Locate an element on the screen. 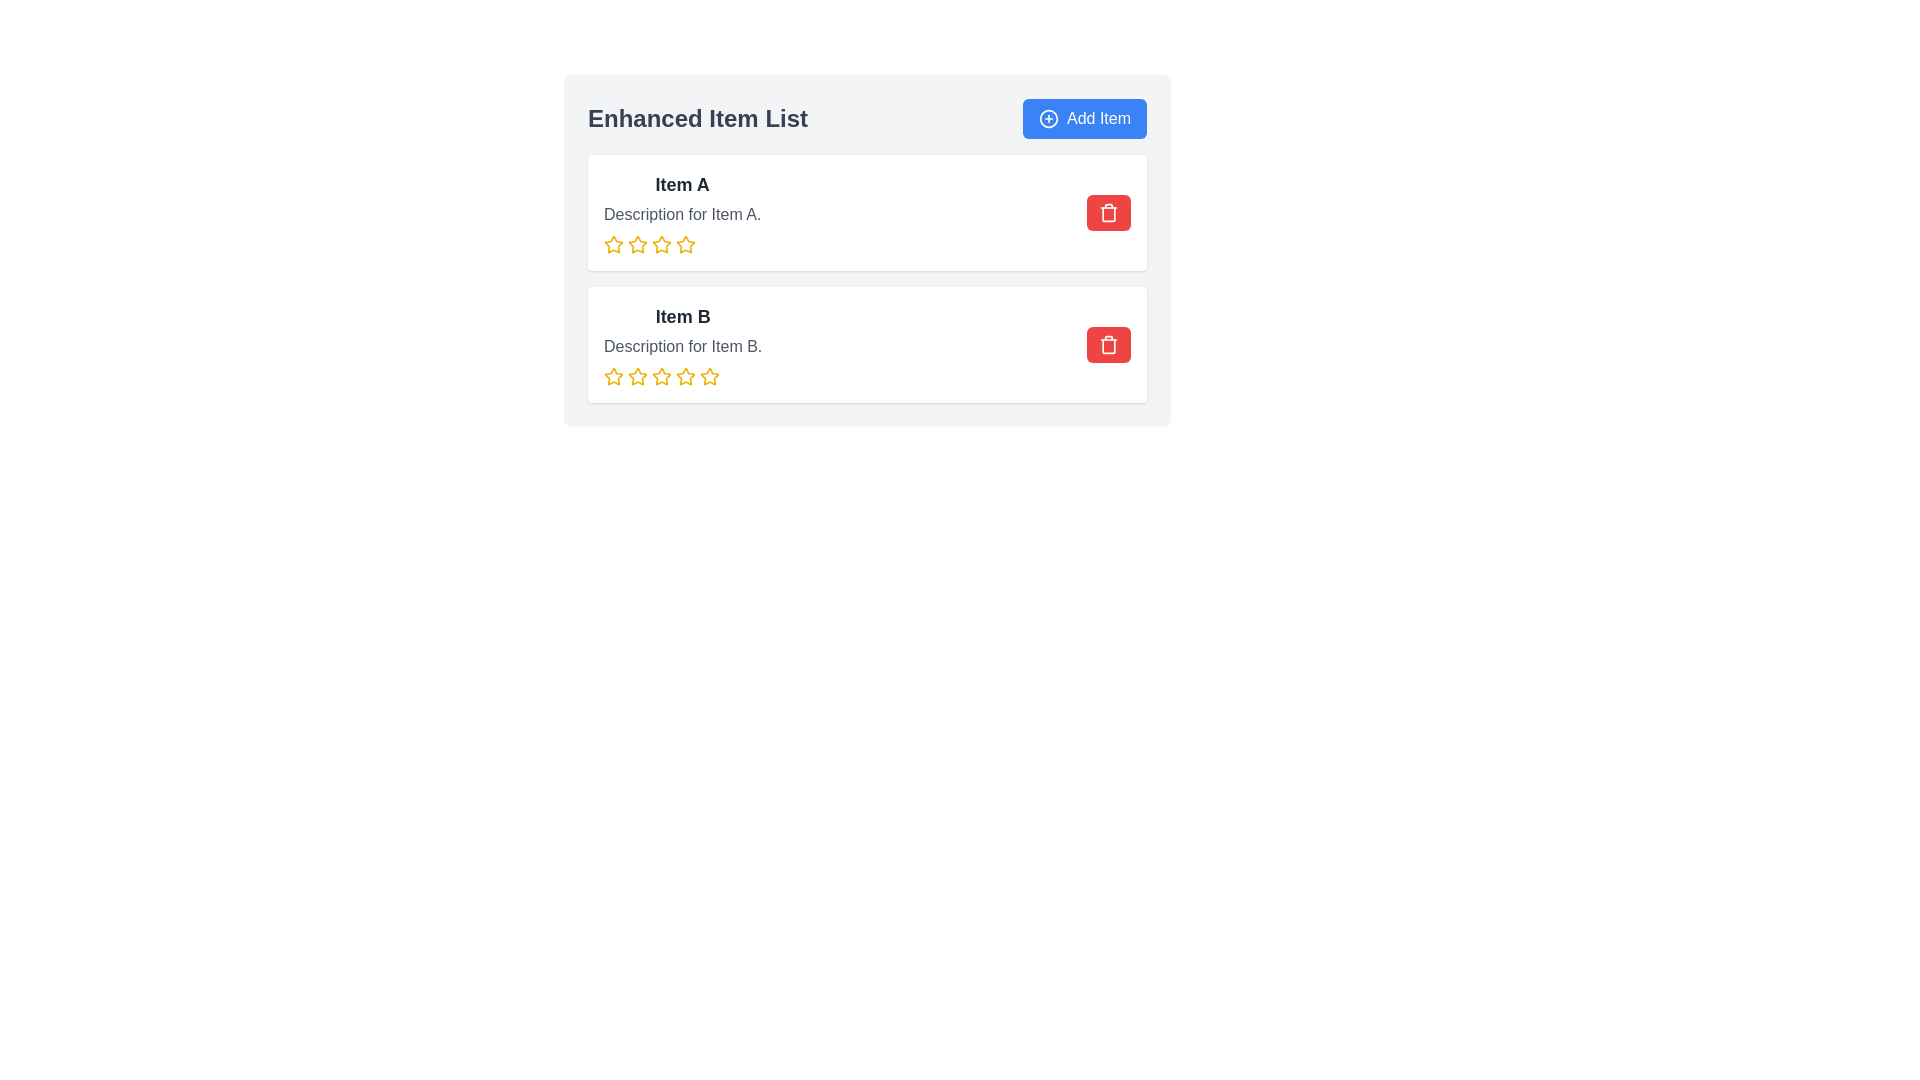 The height and width of the screenshot is (1080, 1920). the red trash icon that represents a delete action, located on the right side of the row for 'Item A' in the list of items is located at coordinates (1107, 343).